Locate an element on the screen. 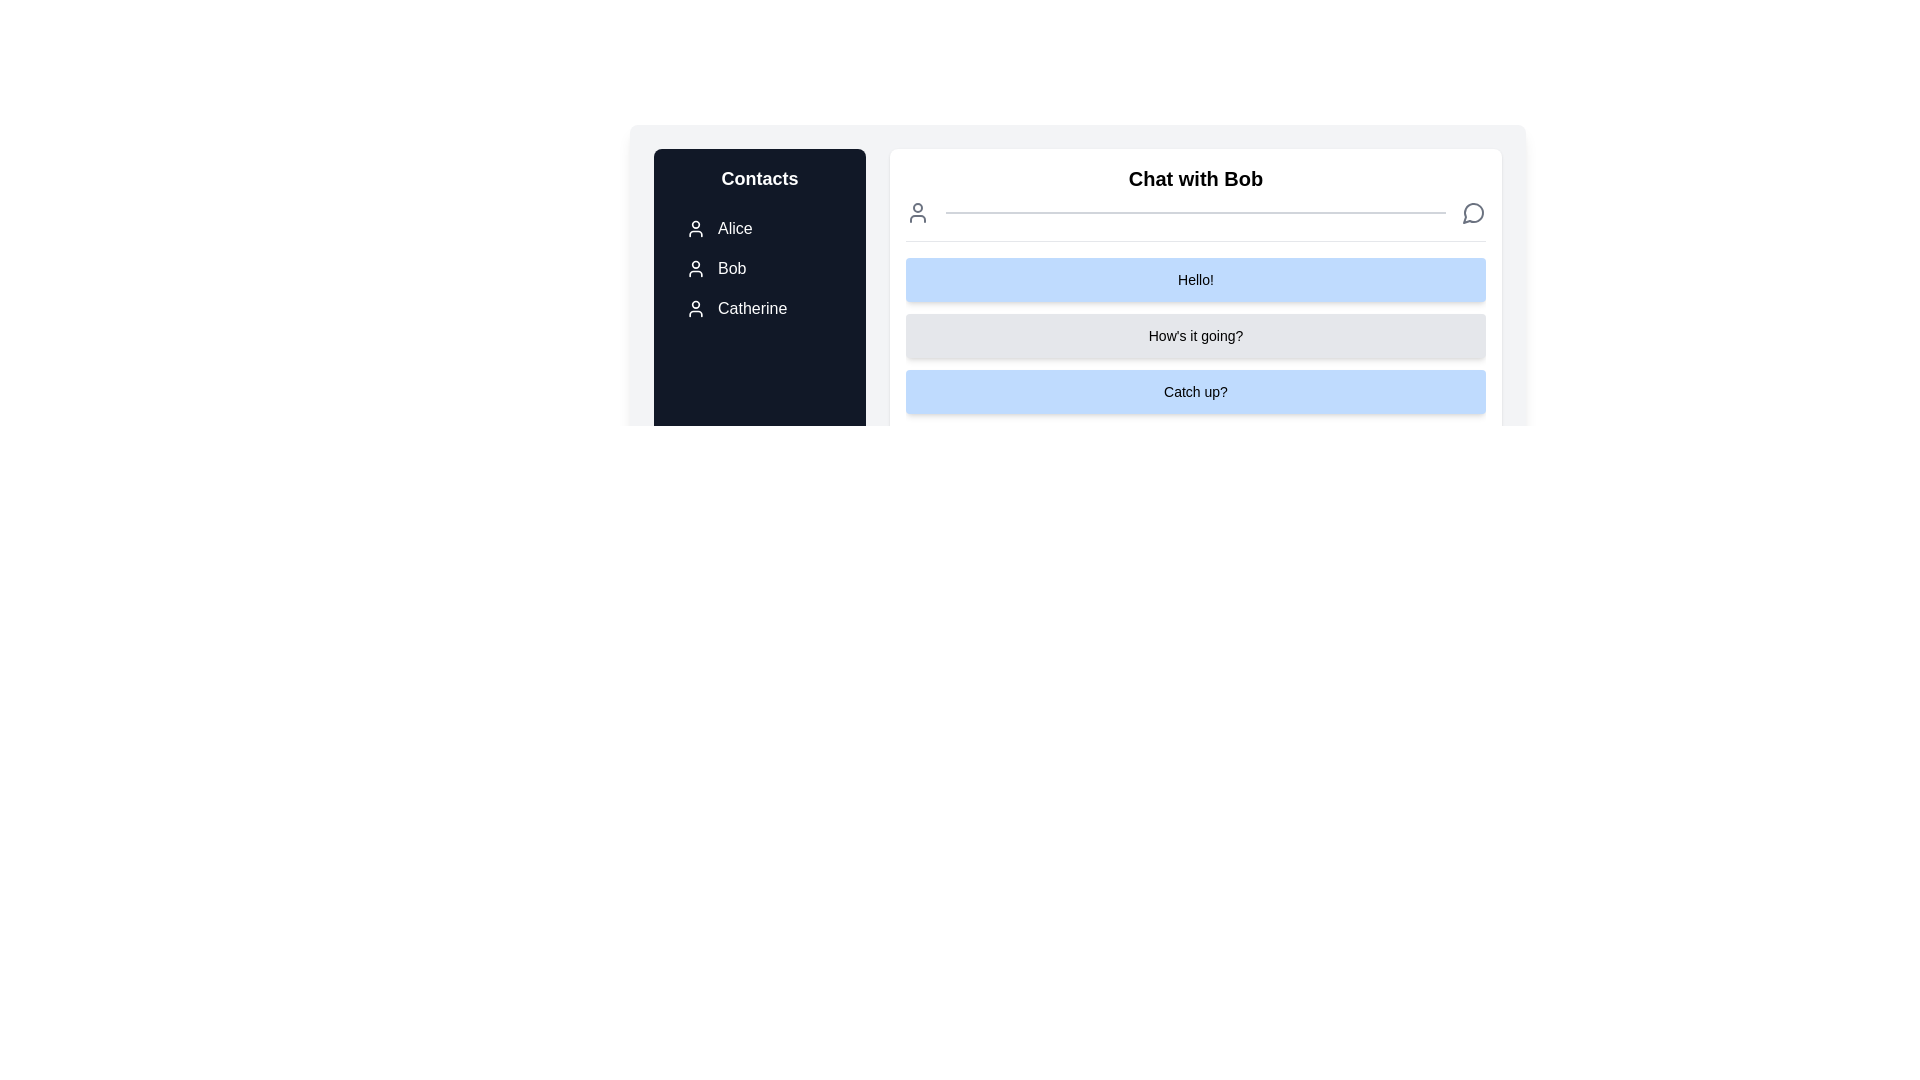 This screenshot has height=1080, width=1920. the user-related functionality icon located at the left side of the horizontal row in the top-center area of the chat interface is located at coordinates (916, 212).